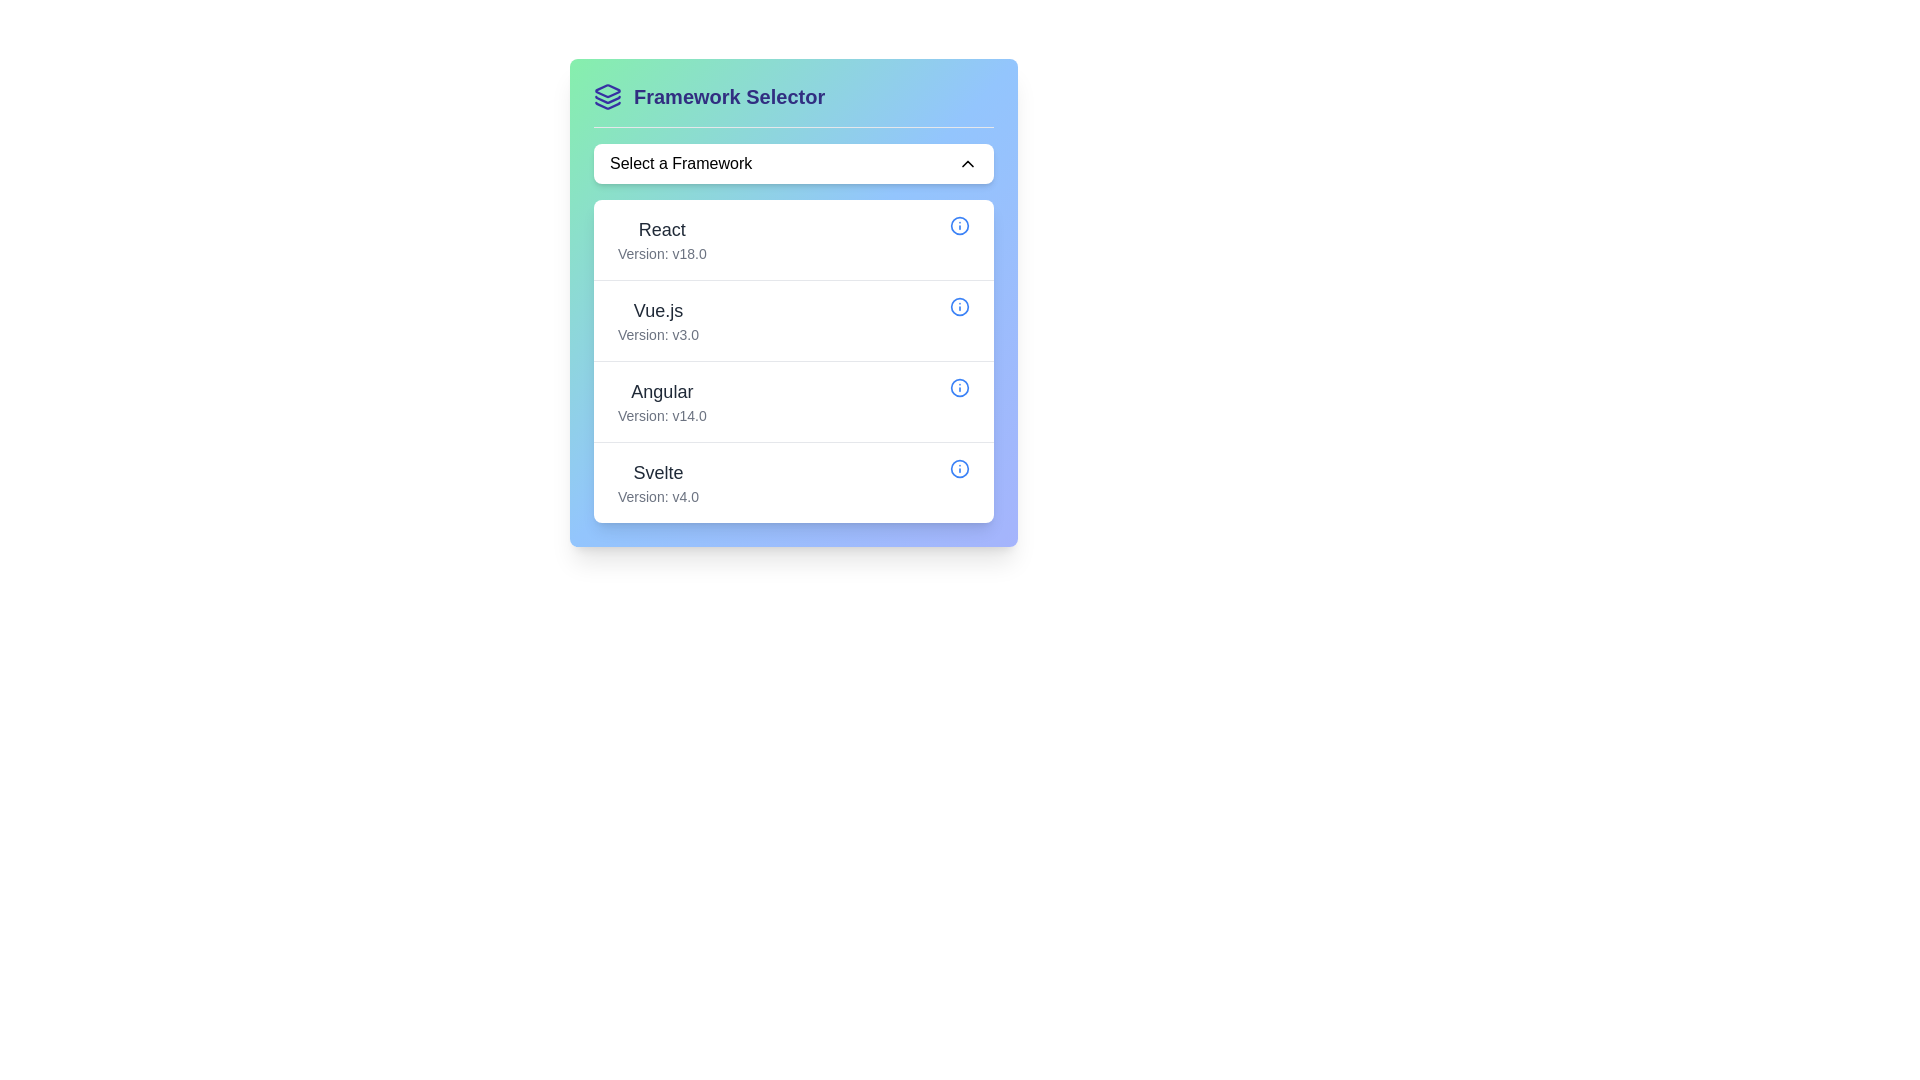  What do you see at coordinates (658, 473) in the screenshot?
I see `the 'Svelte' label, which is the last item in the 'Framework Selector' list, styled with medium font weight and large size in dark gray` at bounding box center [658, 473].